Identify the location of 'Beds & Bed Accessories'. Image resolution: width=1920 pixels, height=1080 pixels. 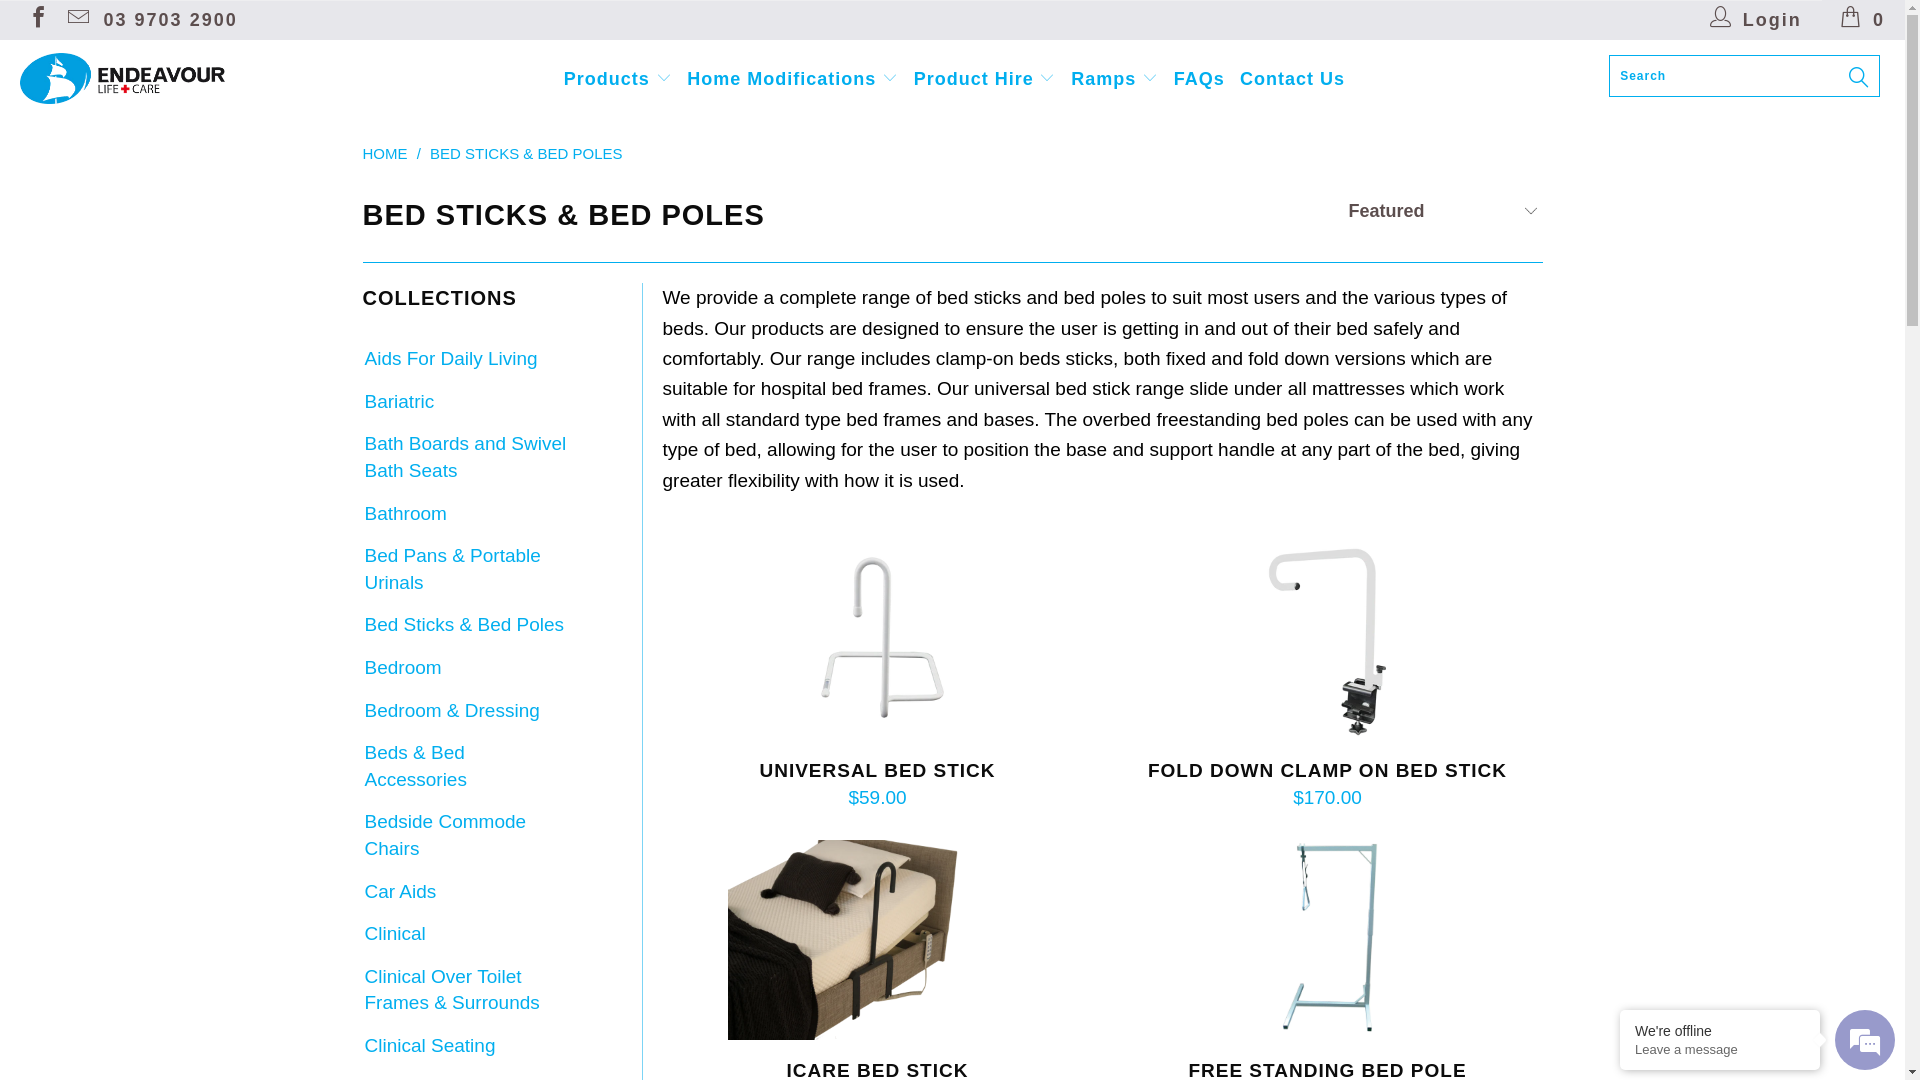
(464, 765).